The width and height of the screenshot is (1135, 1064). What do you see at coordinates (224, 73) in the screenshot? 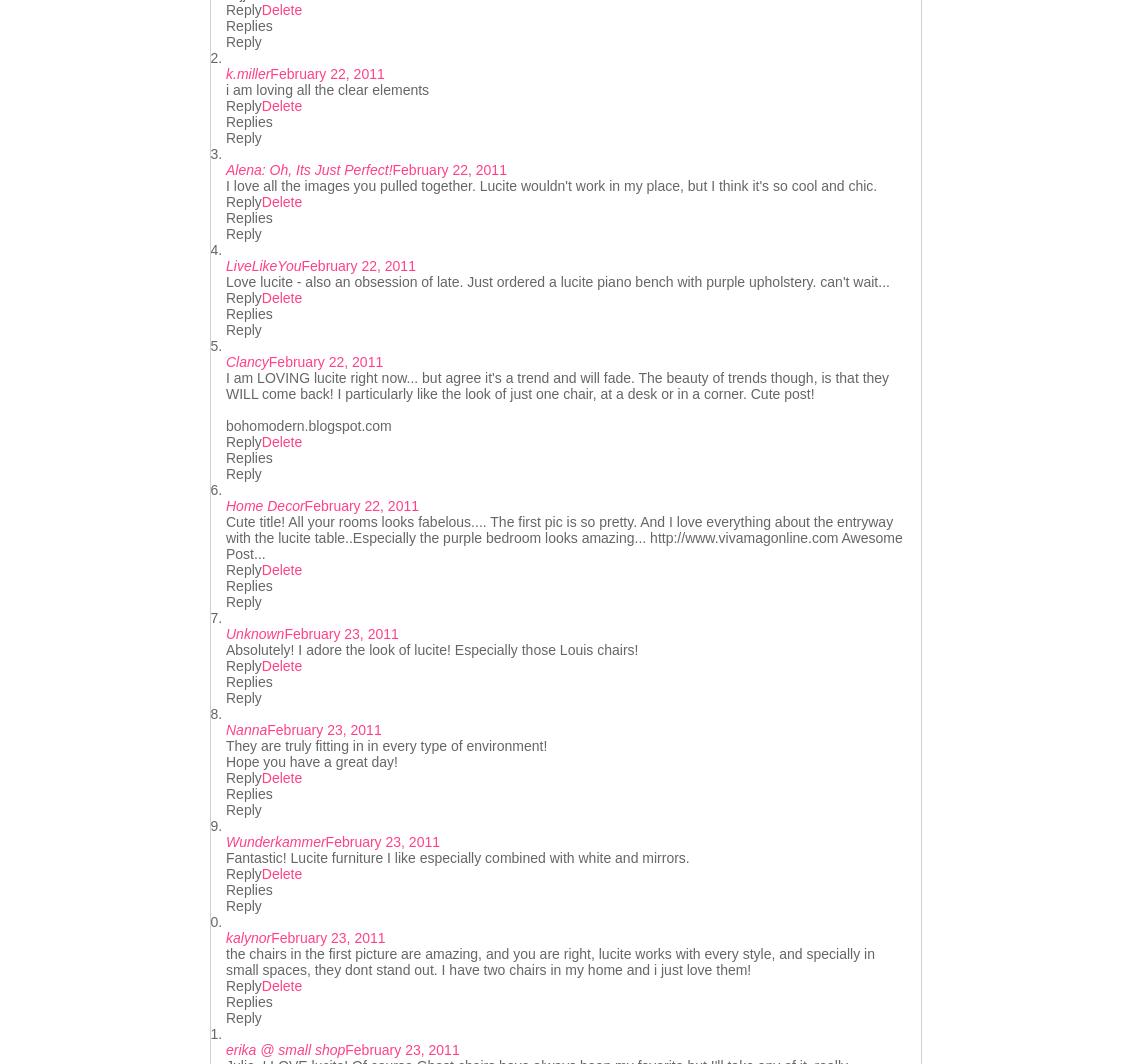
I see `'k.miller'` at bounding box center [224, 73].